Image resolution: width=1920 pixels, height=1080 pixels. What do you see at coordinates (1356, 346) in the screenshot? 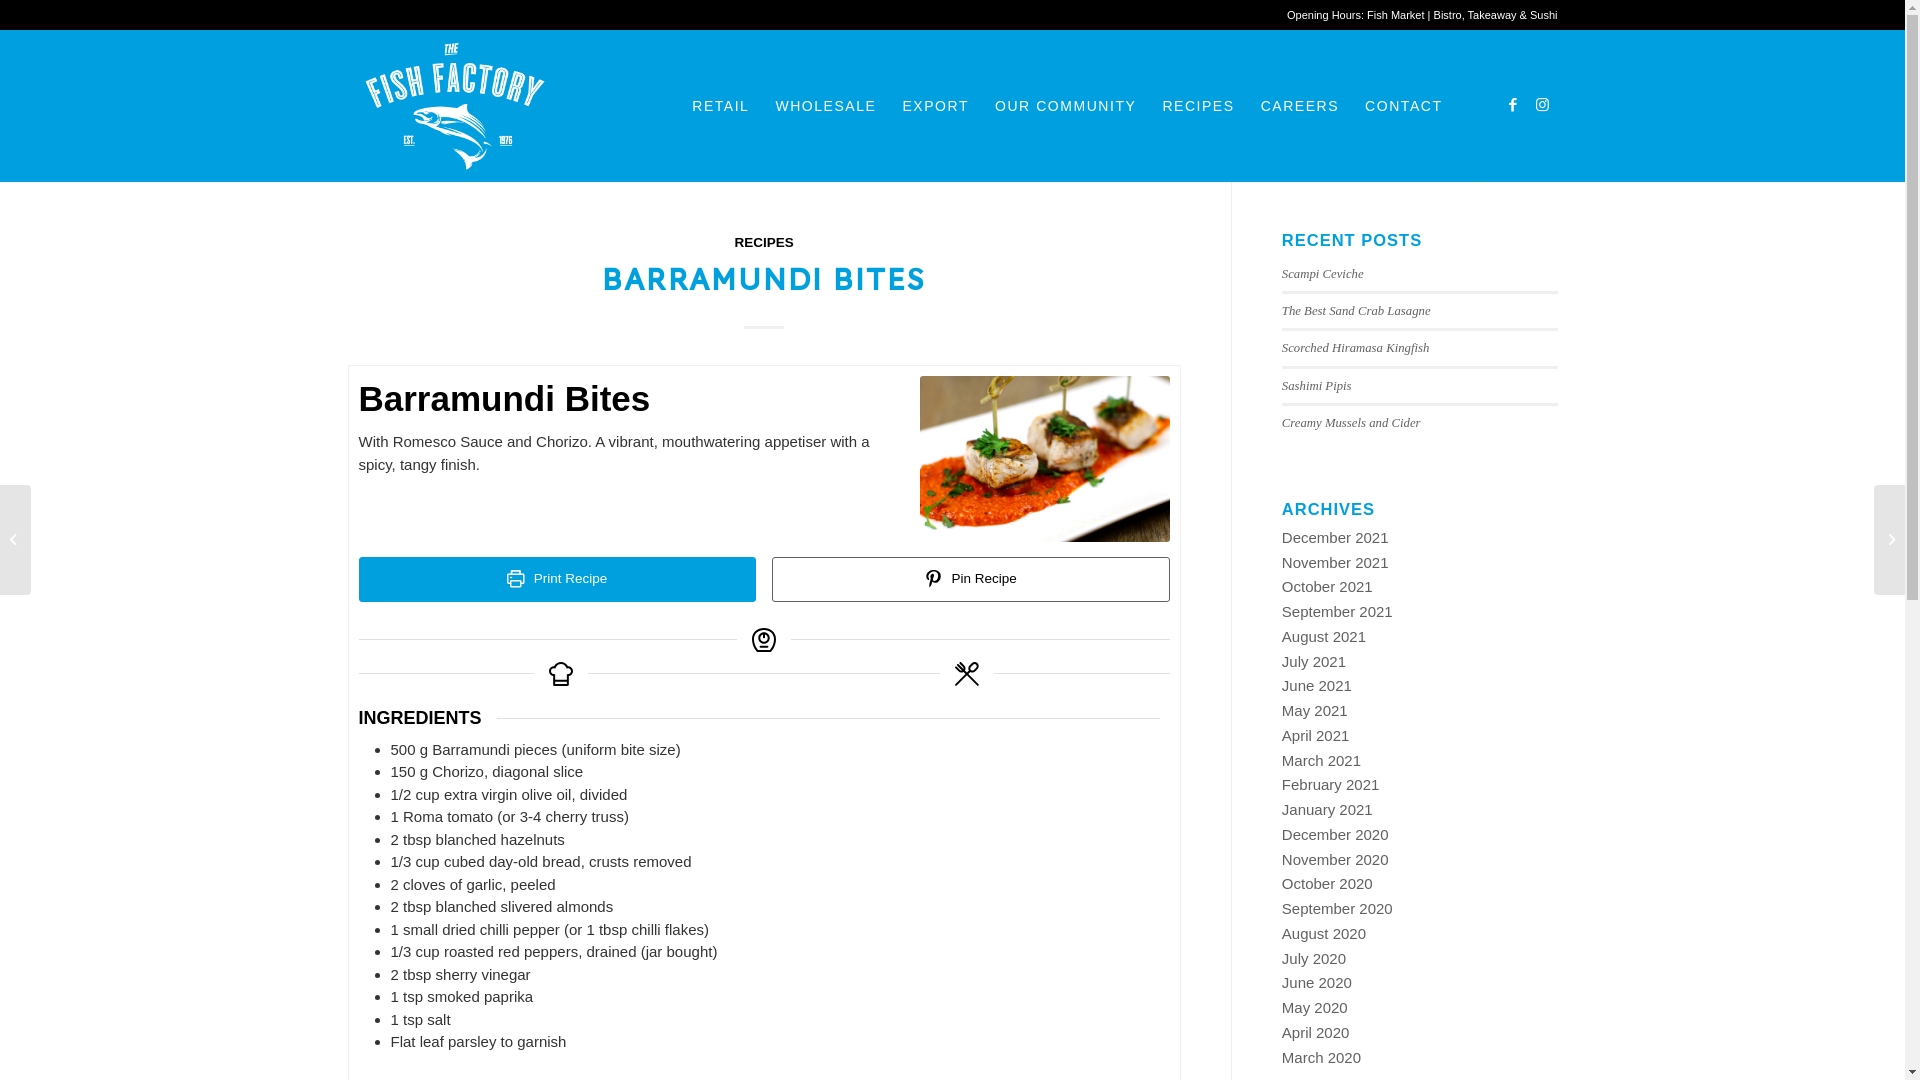
I see `'Scorched Hiramasa Kingfish'` at bounding box center [1356, 346].